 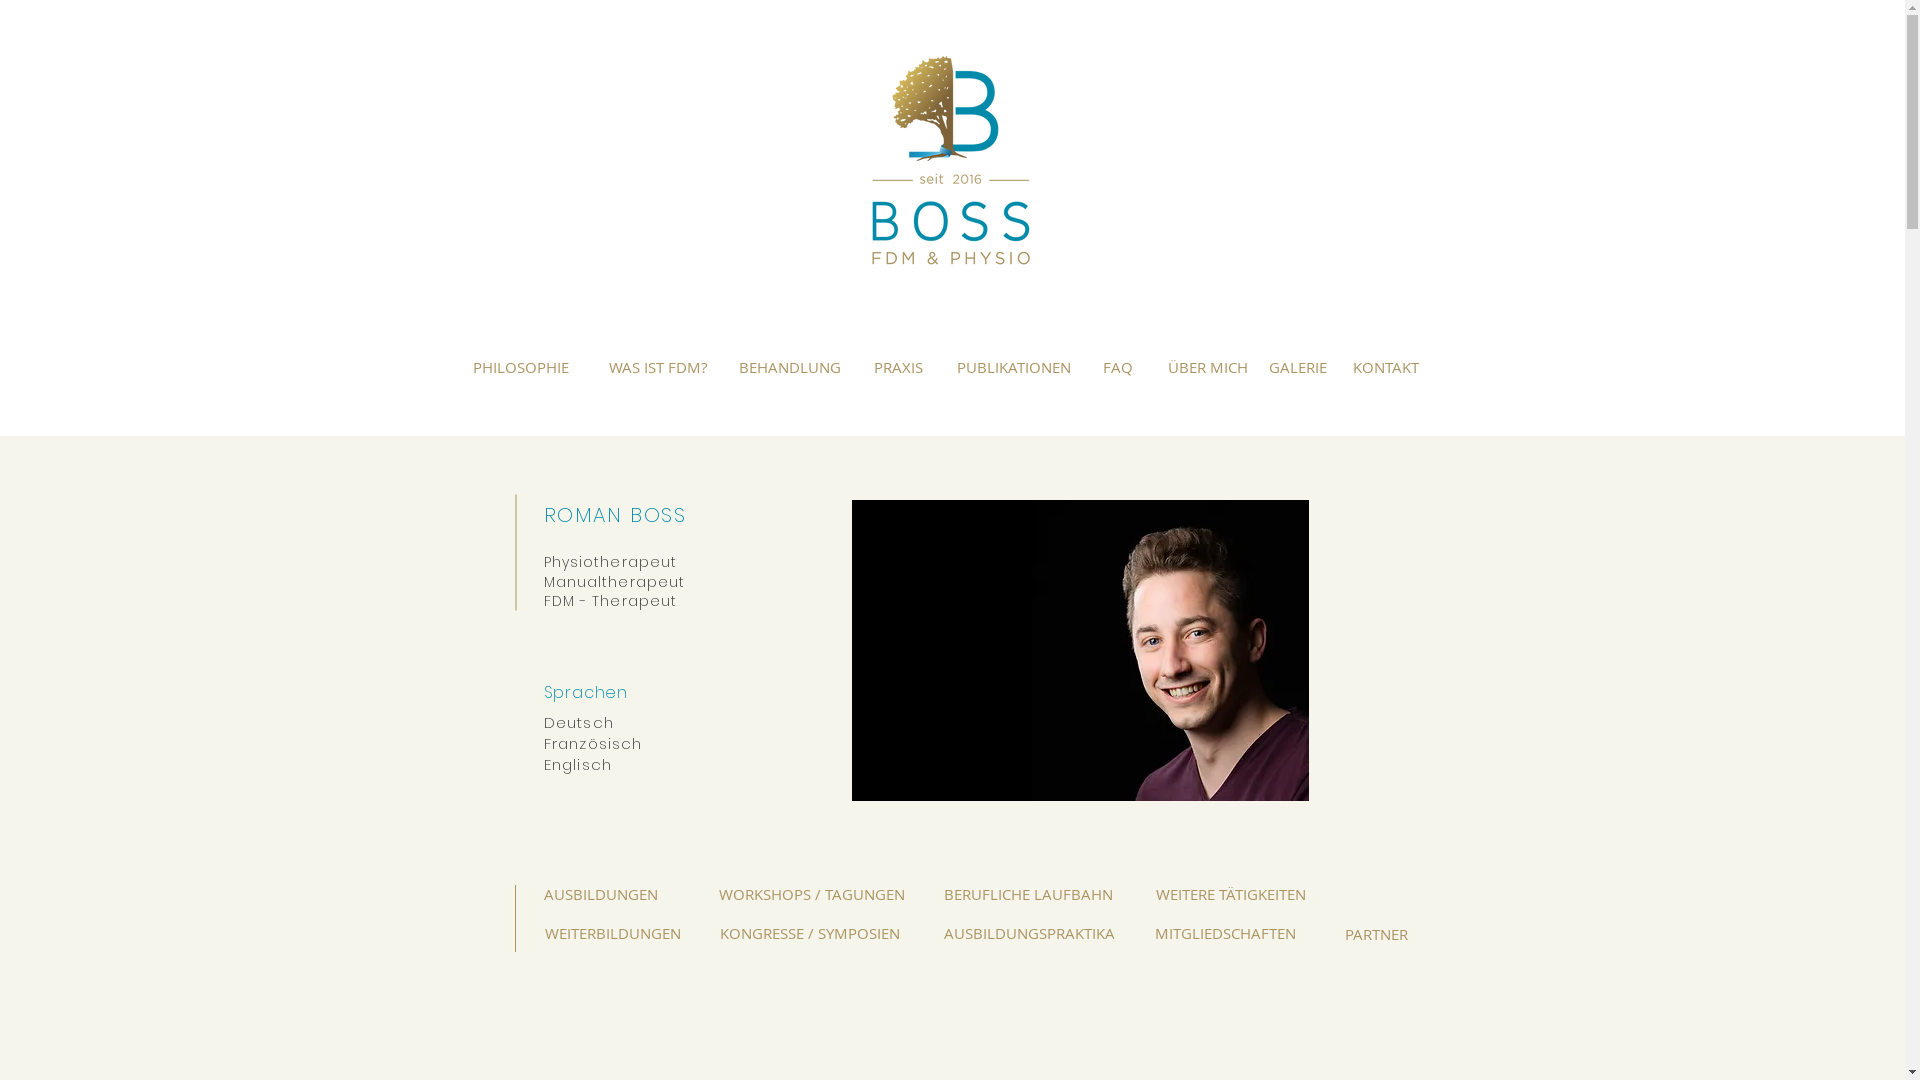 I want to click on 'MITGLIEDSCHAFTEN', so click(x=1223, y=933).